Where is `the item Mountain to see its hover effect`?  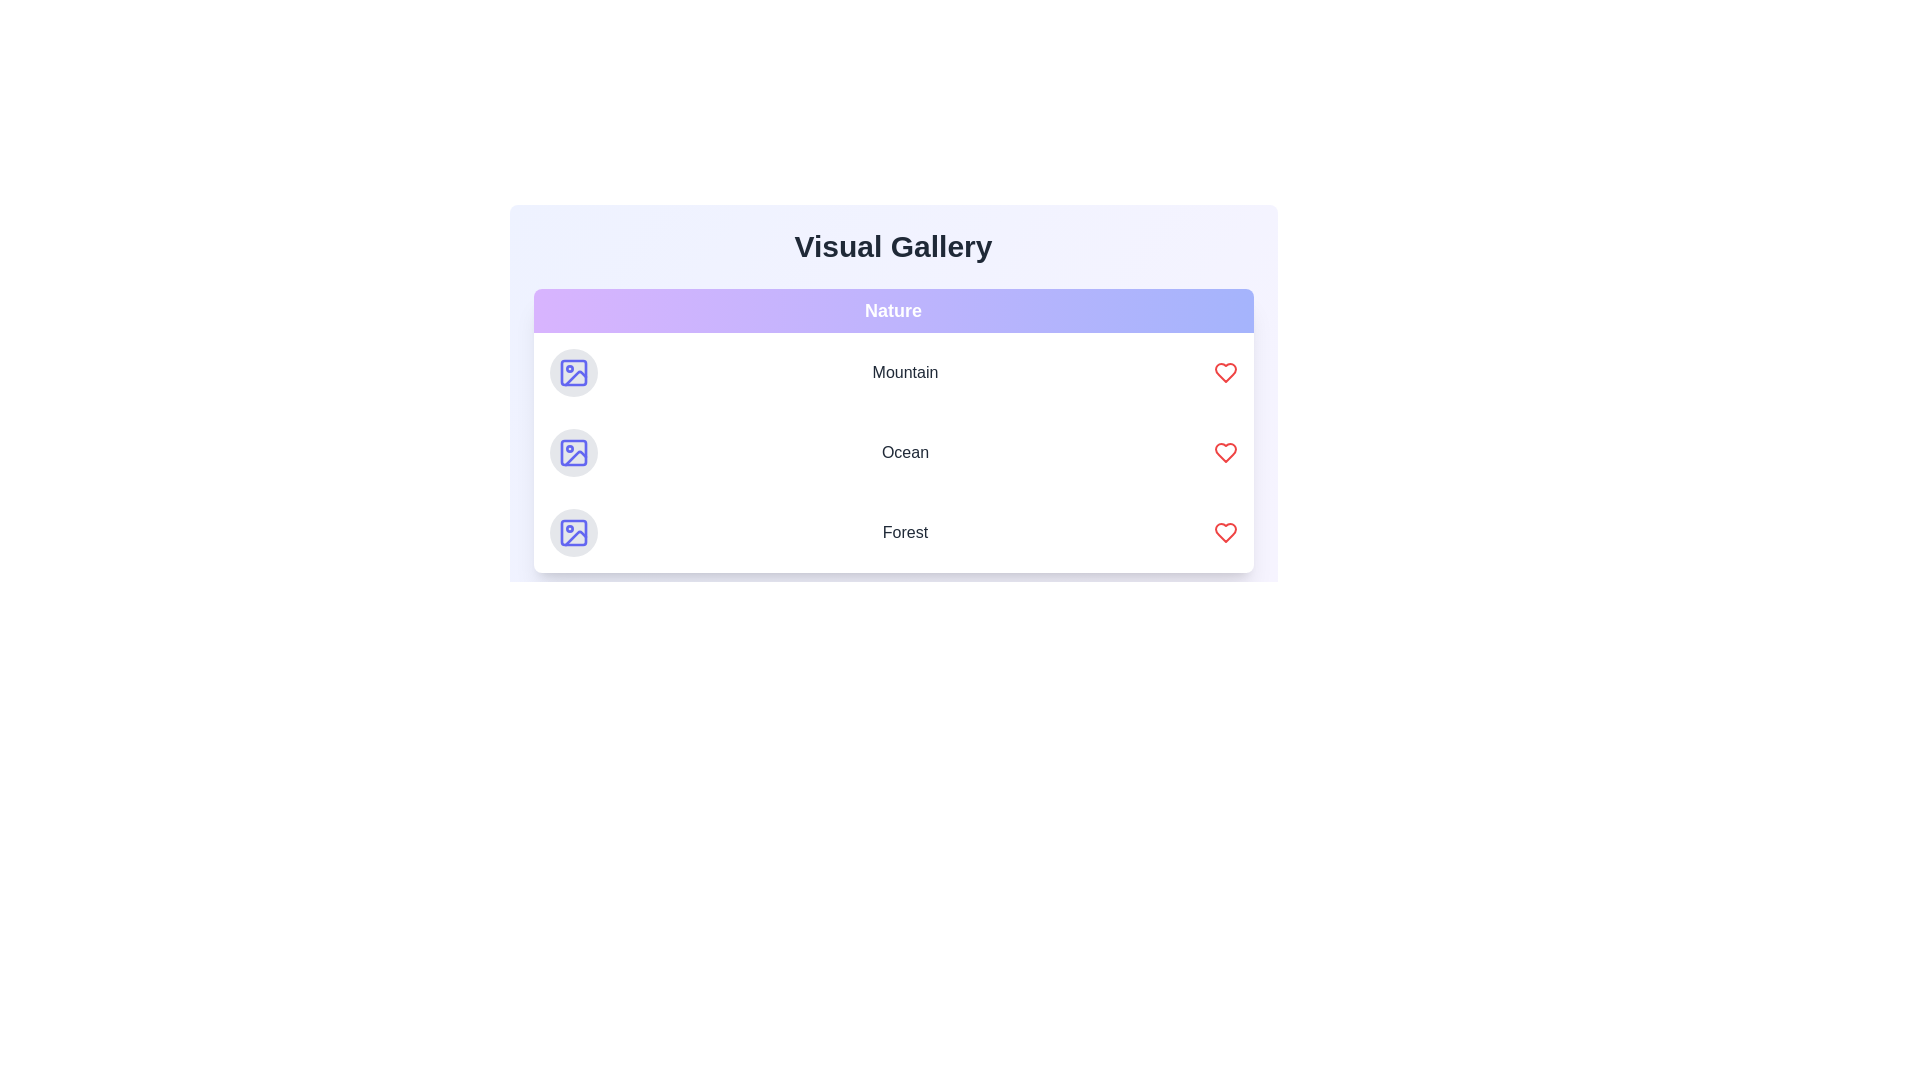
the item Mountain to see its hover effect is located at coordinates (892, 373).